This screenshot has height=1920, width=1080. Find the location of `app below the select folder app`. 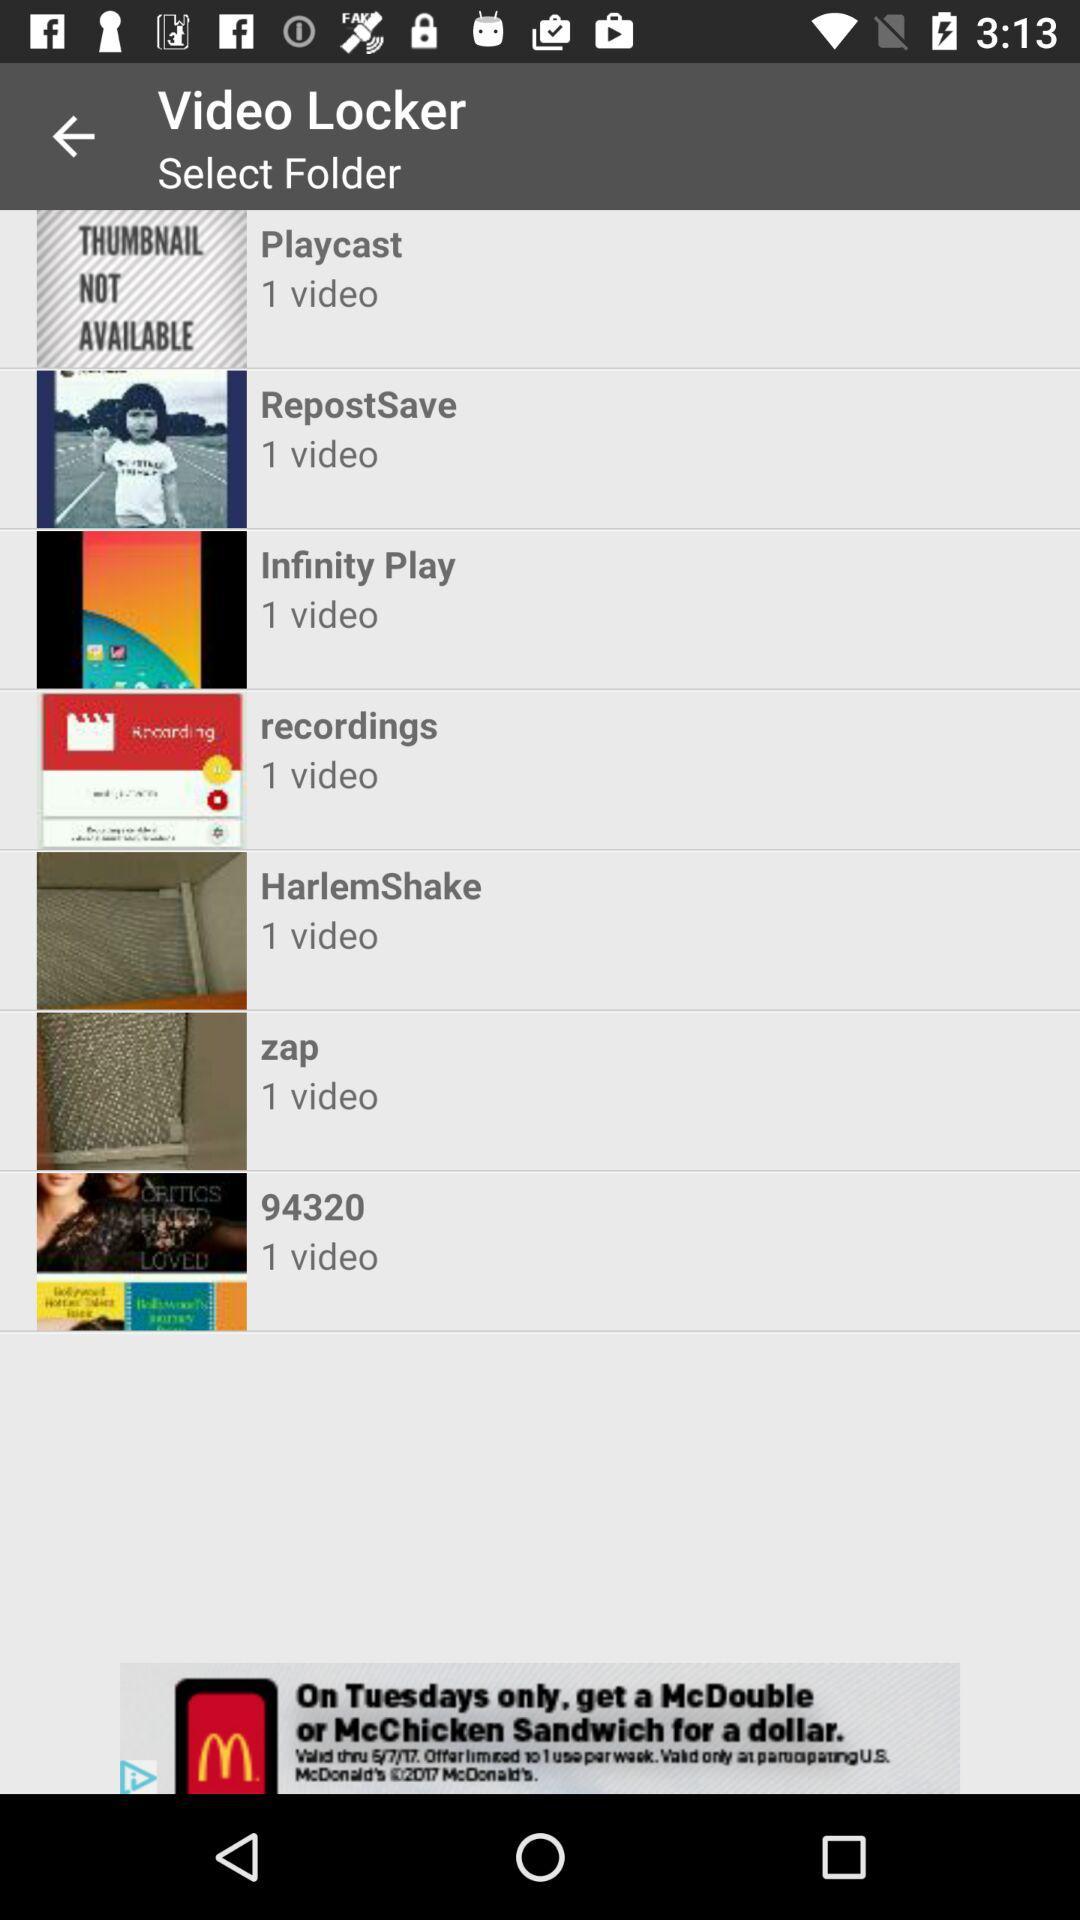

app below the select folder app is located at coordinates (521, 242).